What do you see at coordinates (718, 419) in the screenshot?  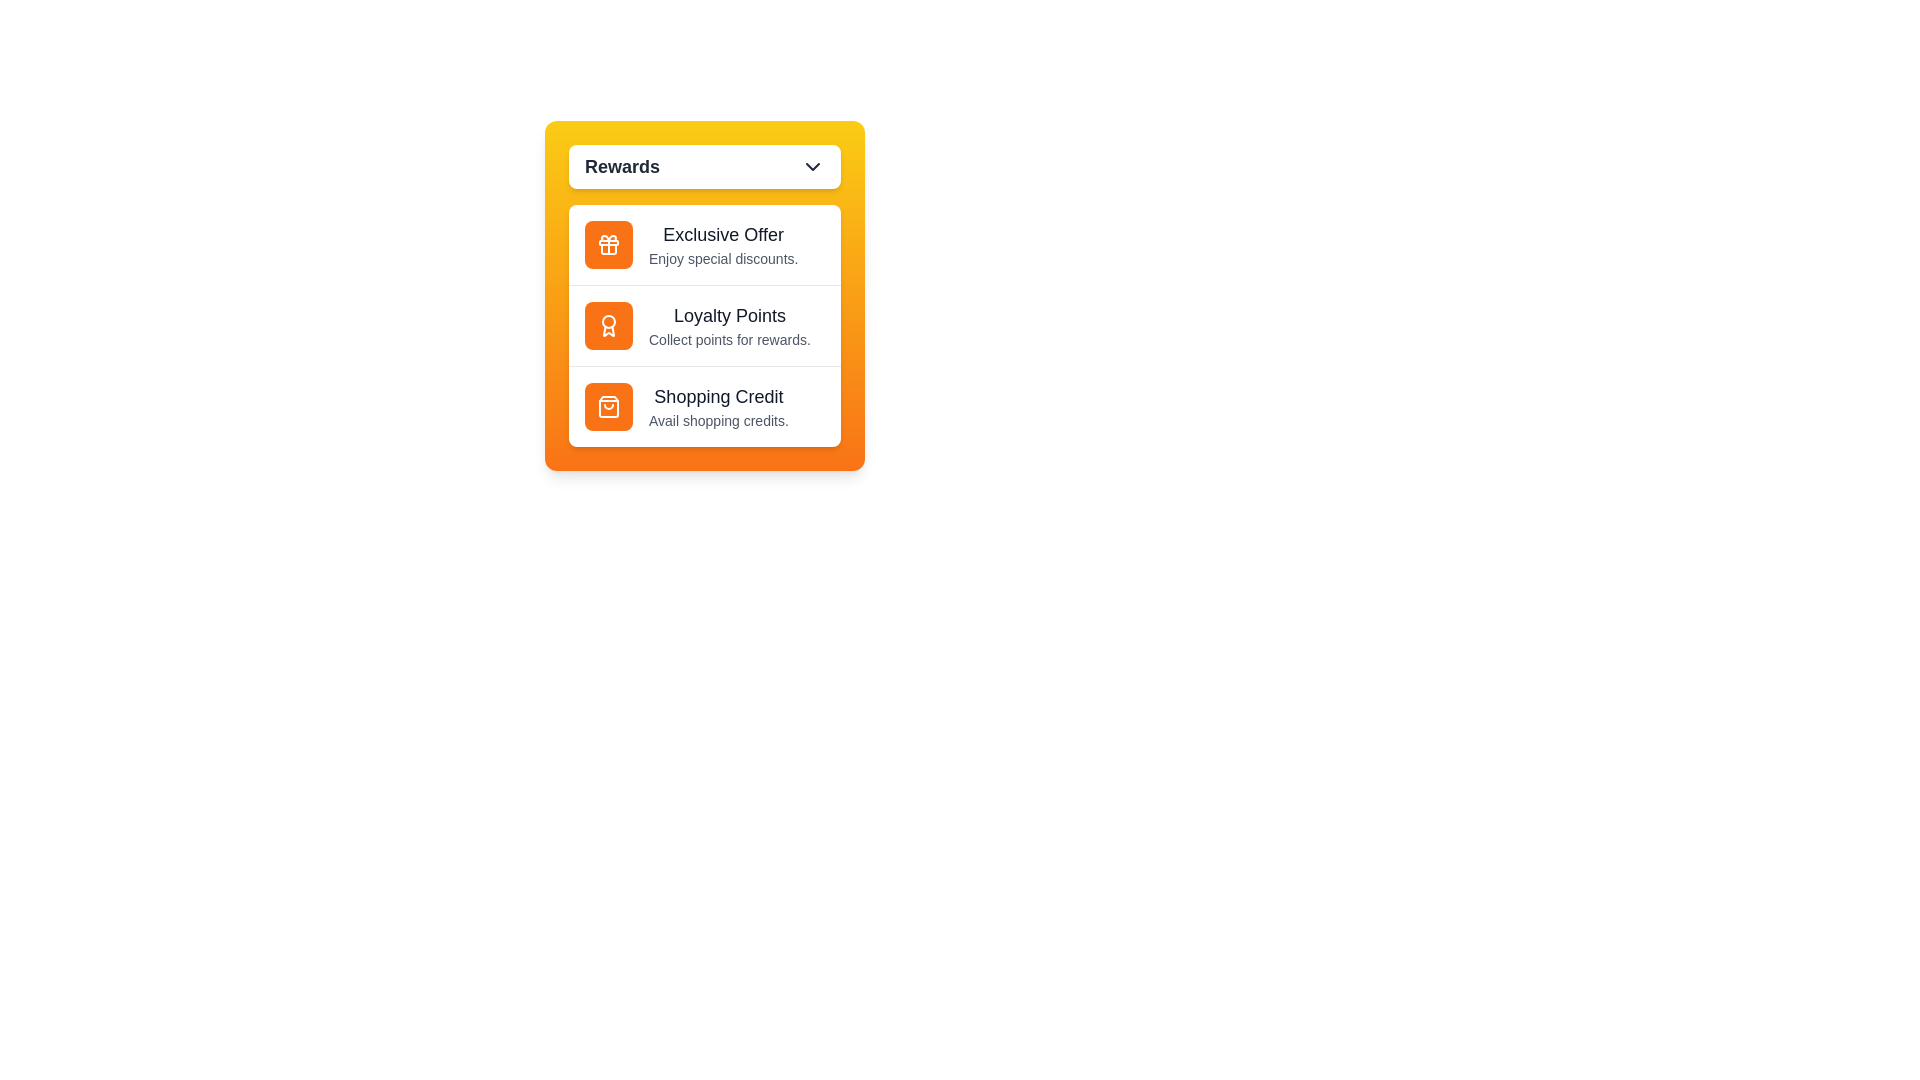 I see `descriptive text label below the 'Shopping Credit' title within the third item of the reward options list, which is aligned towards the bottom-center of the yellow-orange bordered card` at bounding box center [718, 419].